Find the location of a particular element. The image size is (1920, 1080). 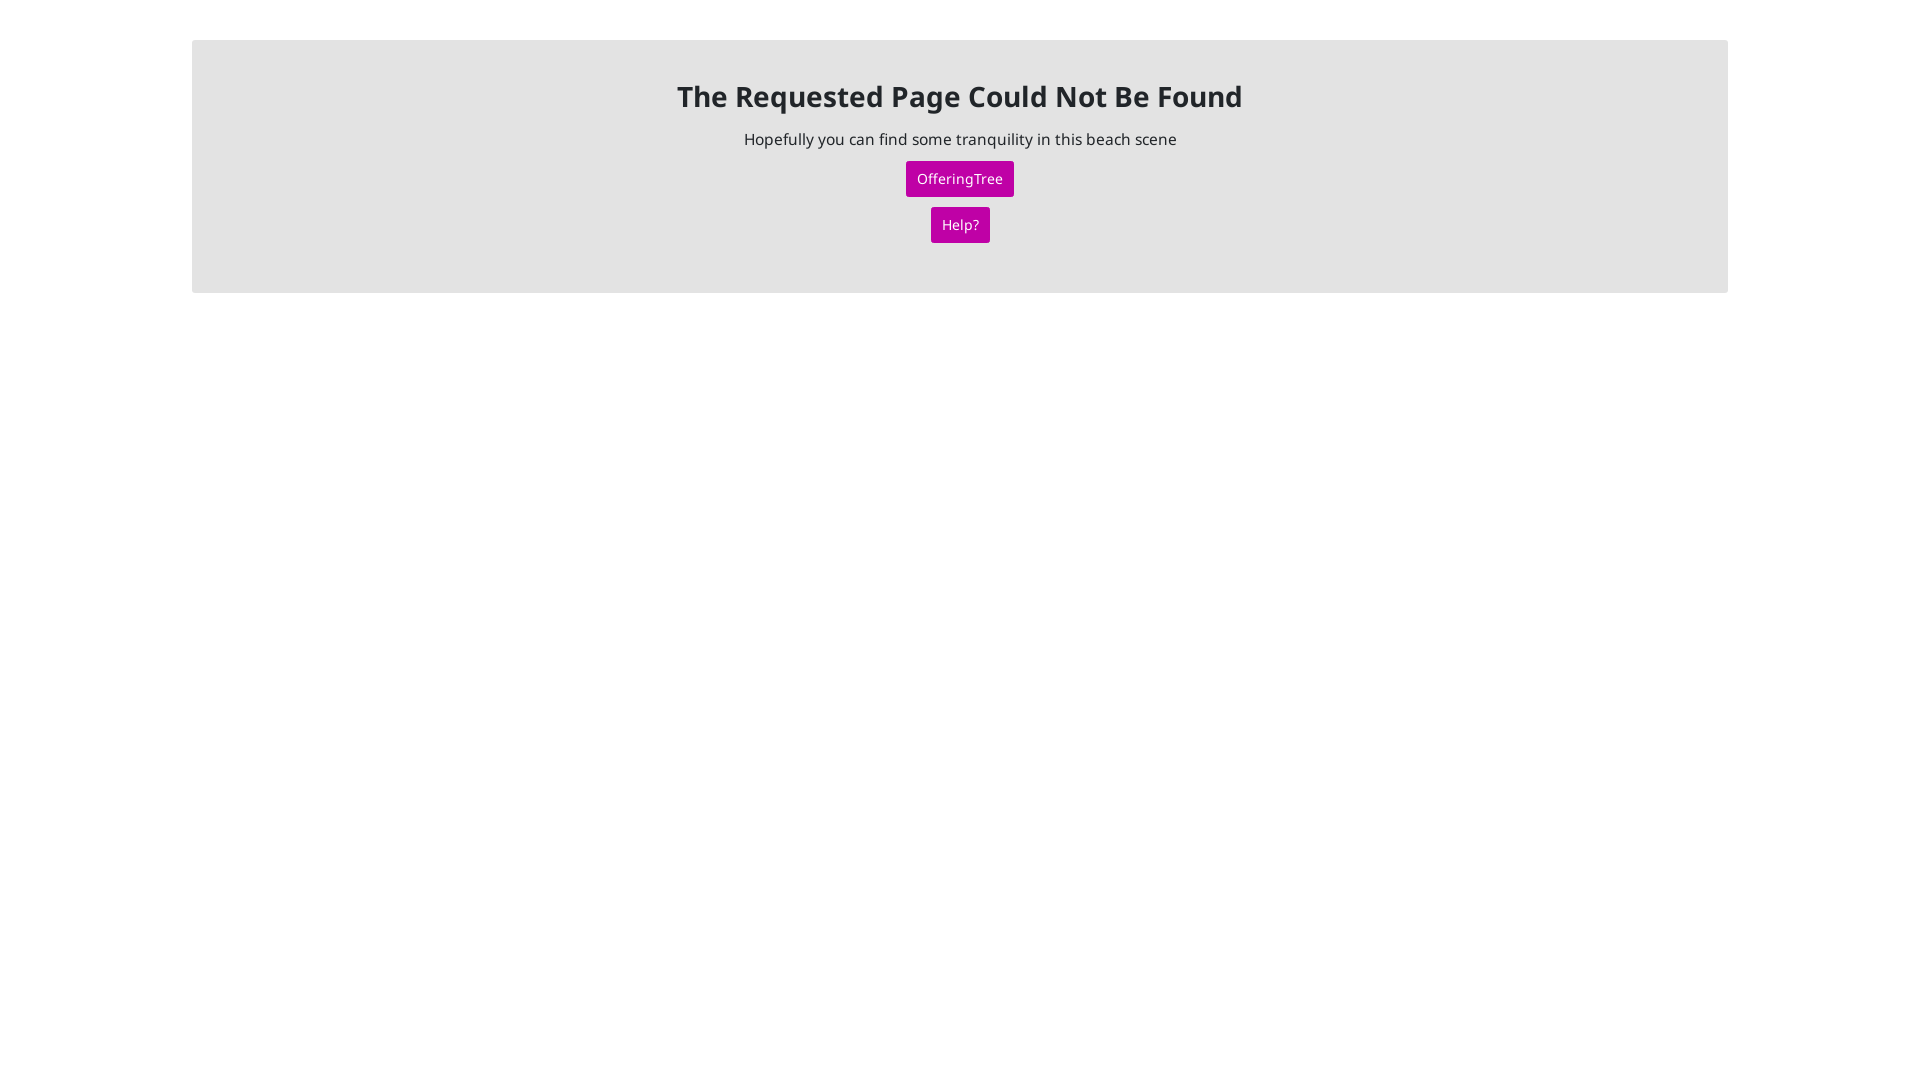

'Help?' is located at coordinates (958, 224).